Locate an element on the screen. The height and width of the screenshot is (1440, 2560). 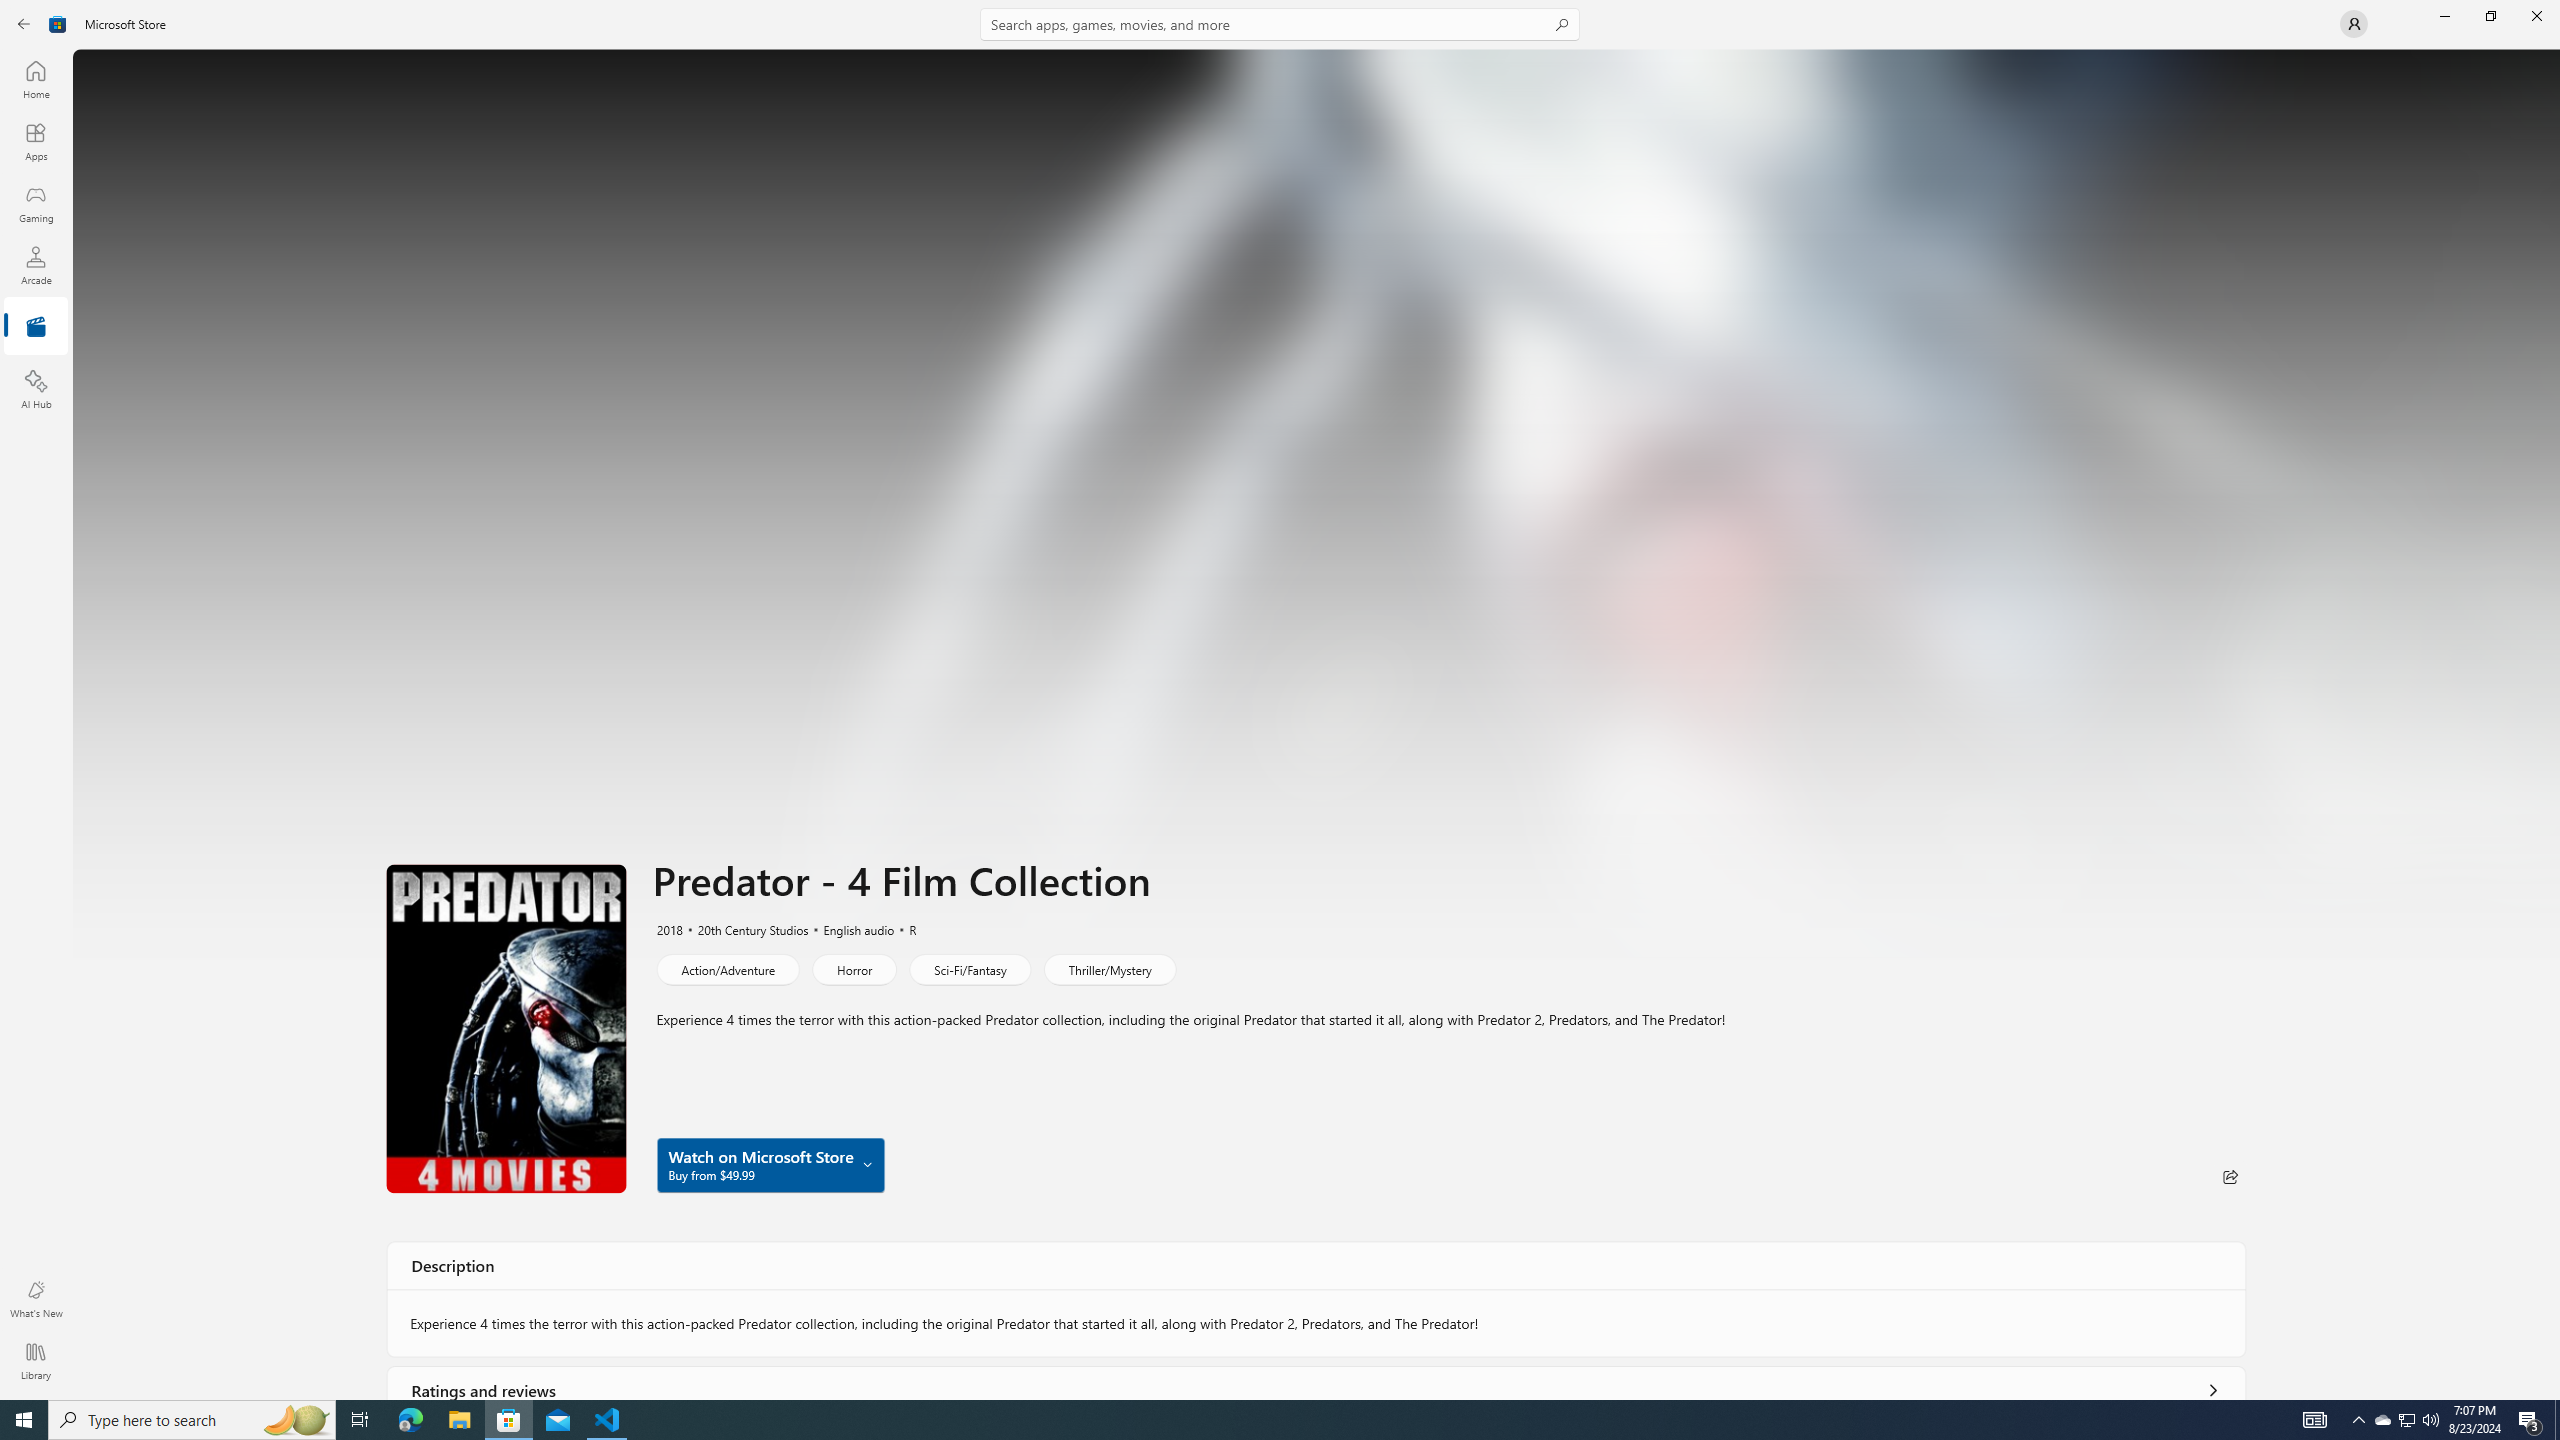
'What' is located at coordinates (34, 1298).